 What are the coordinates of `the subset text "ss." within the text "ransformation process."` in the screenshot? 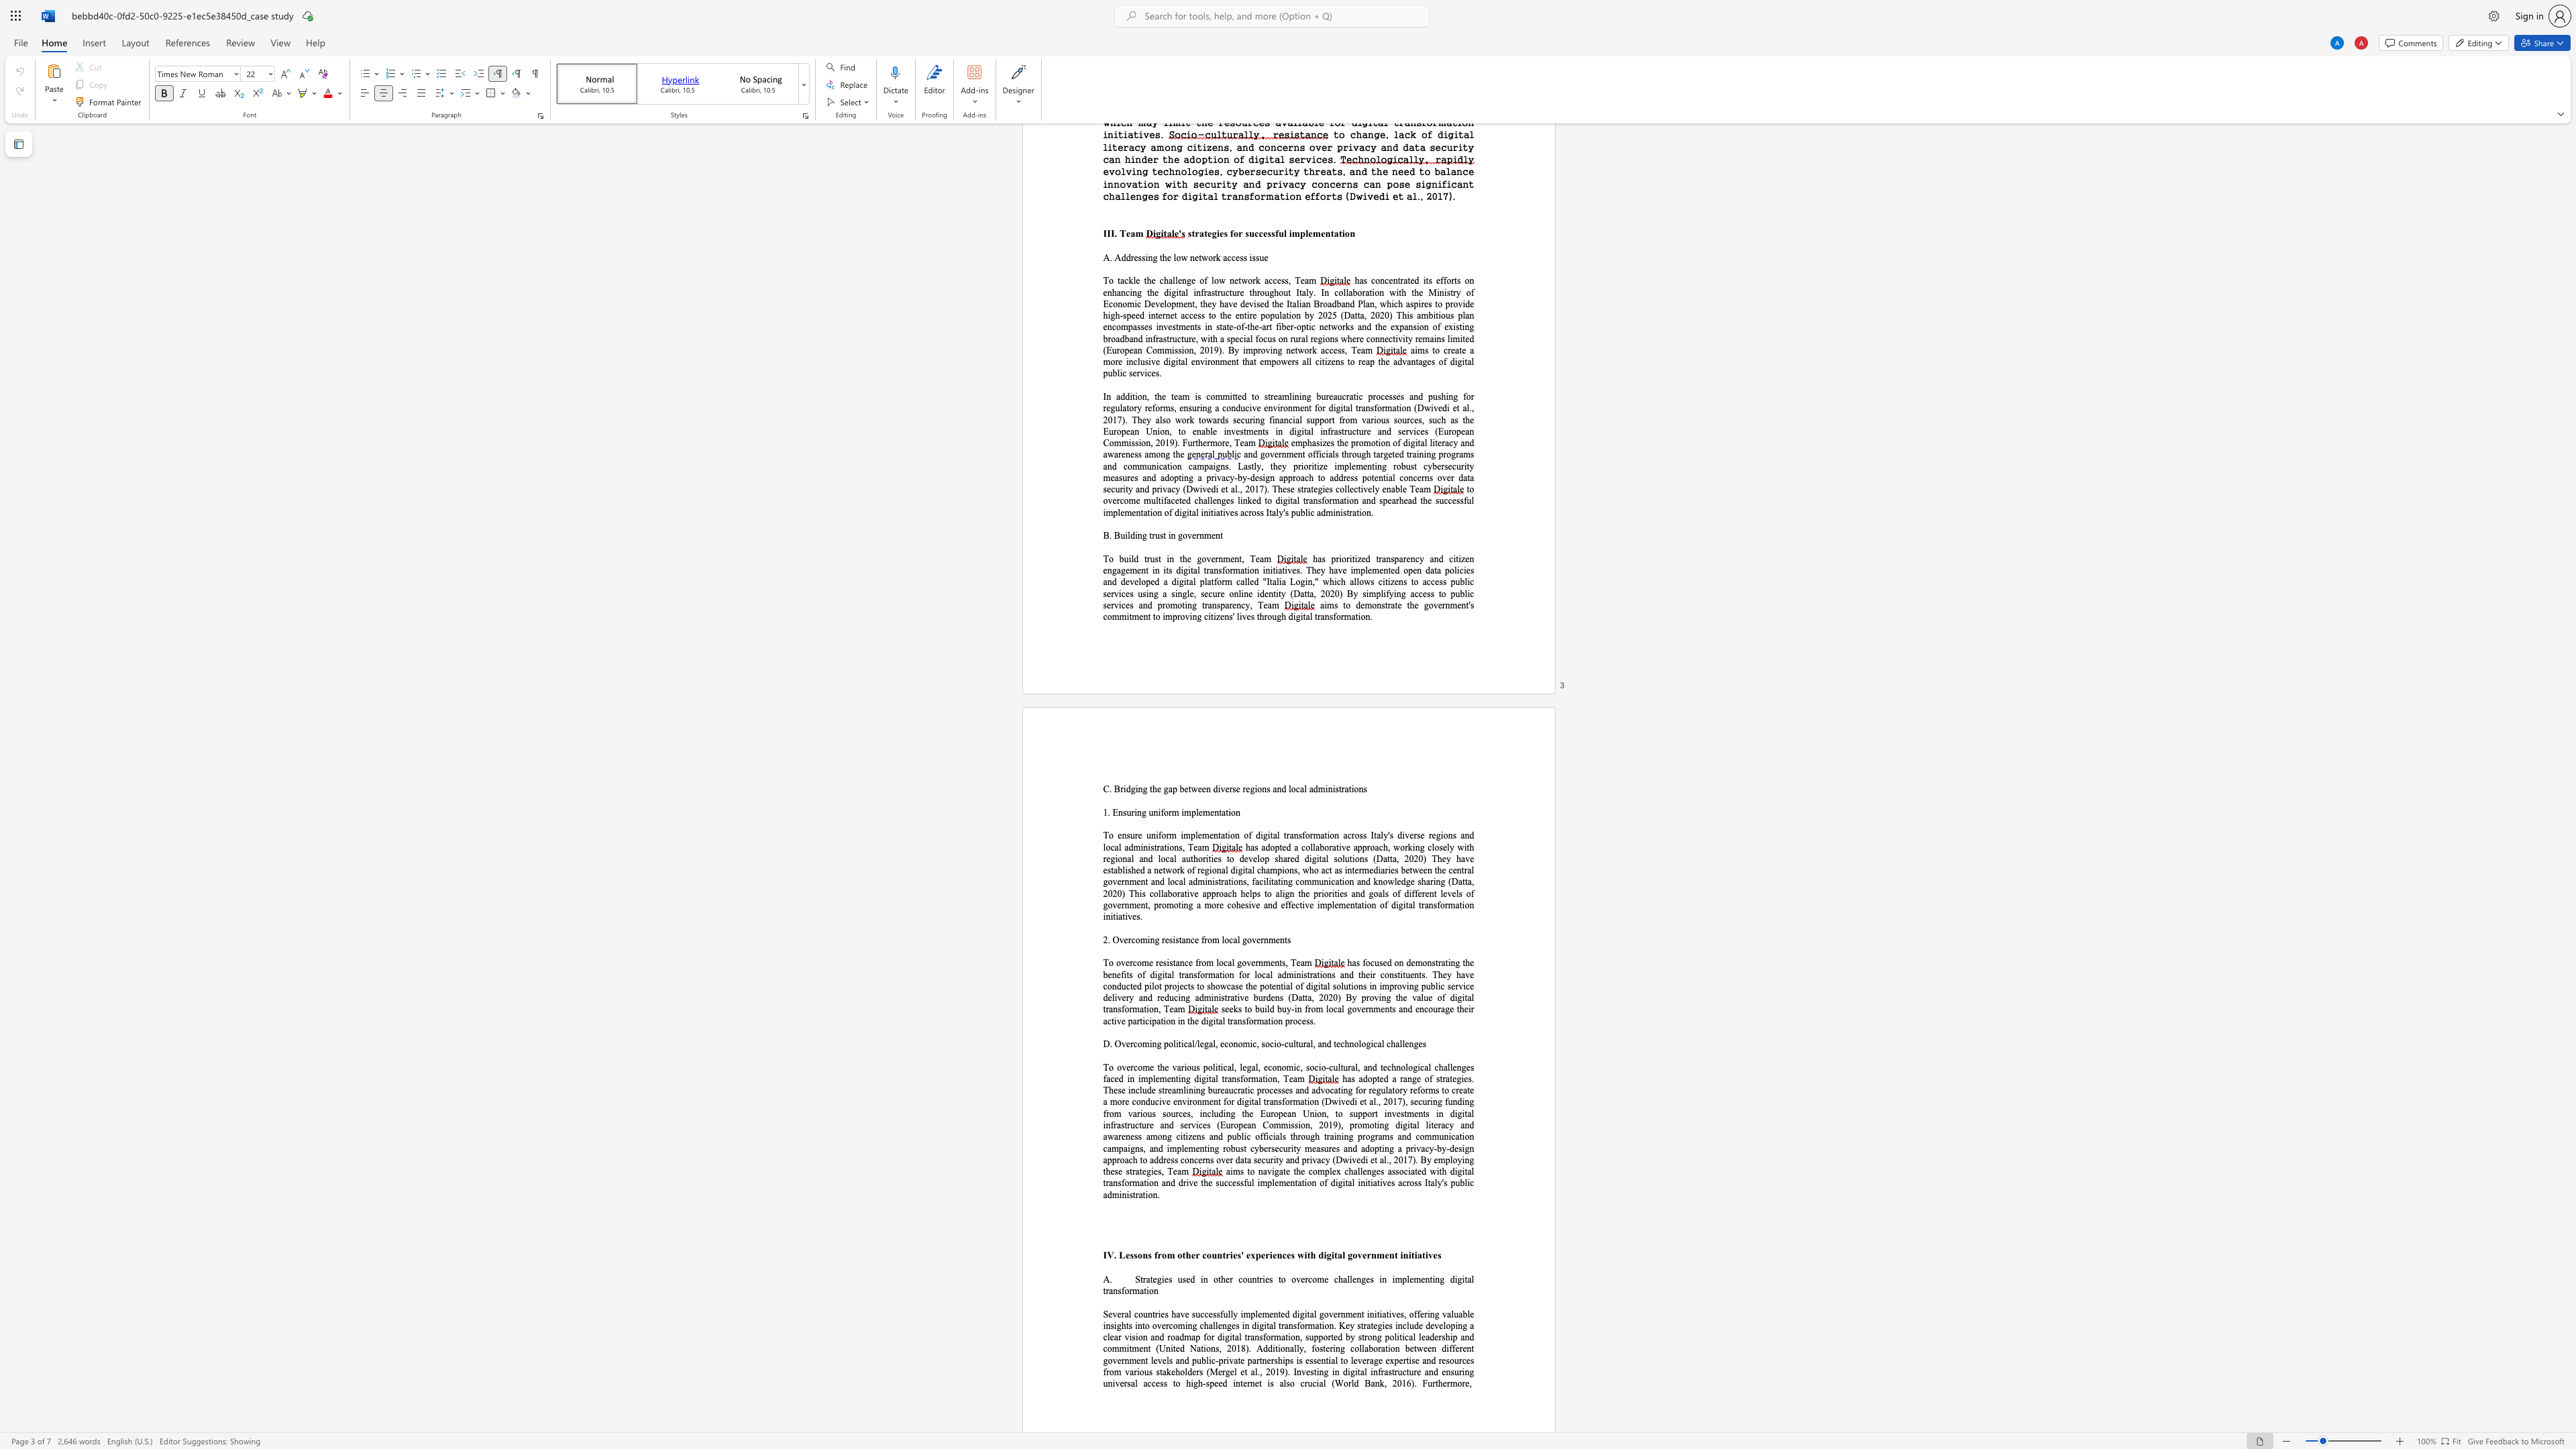 It's located at (1305, 1020).